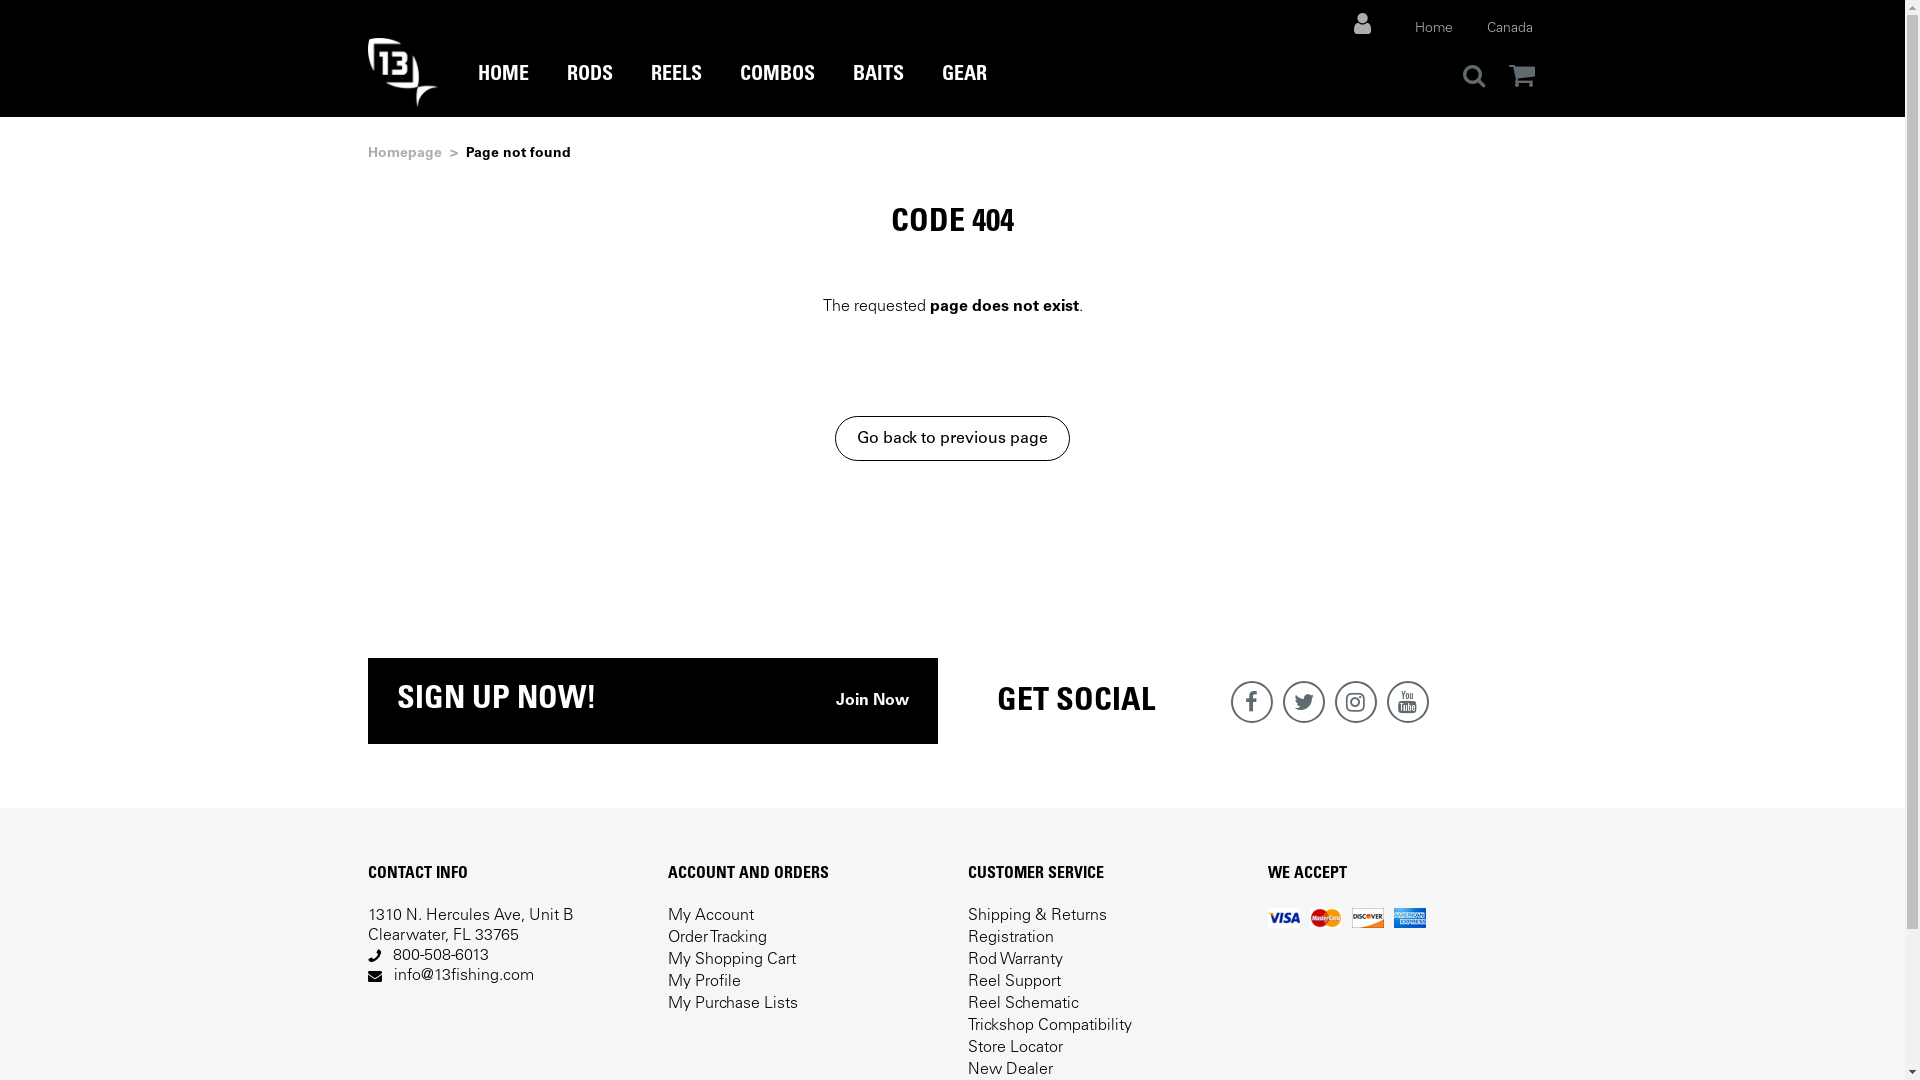 The height and width of the screenshot is (1080, 1920). I want to click on 'Rod Warranty', so click(1015, 959).